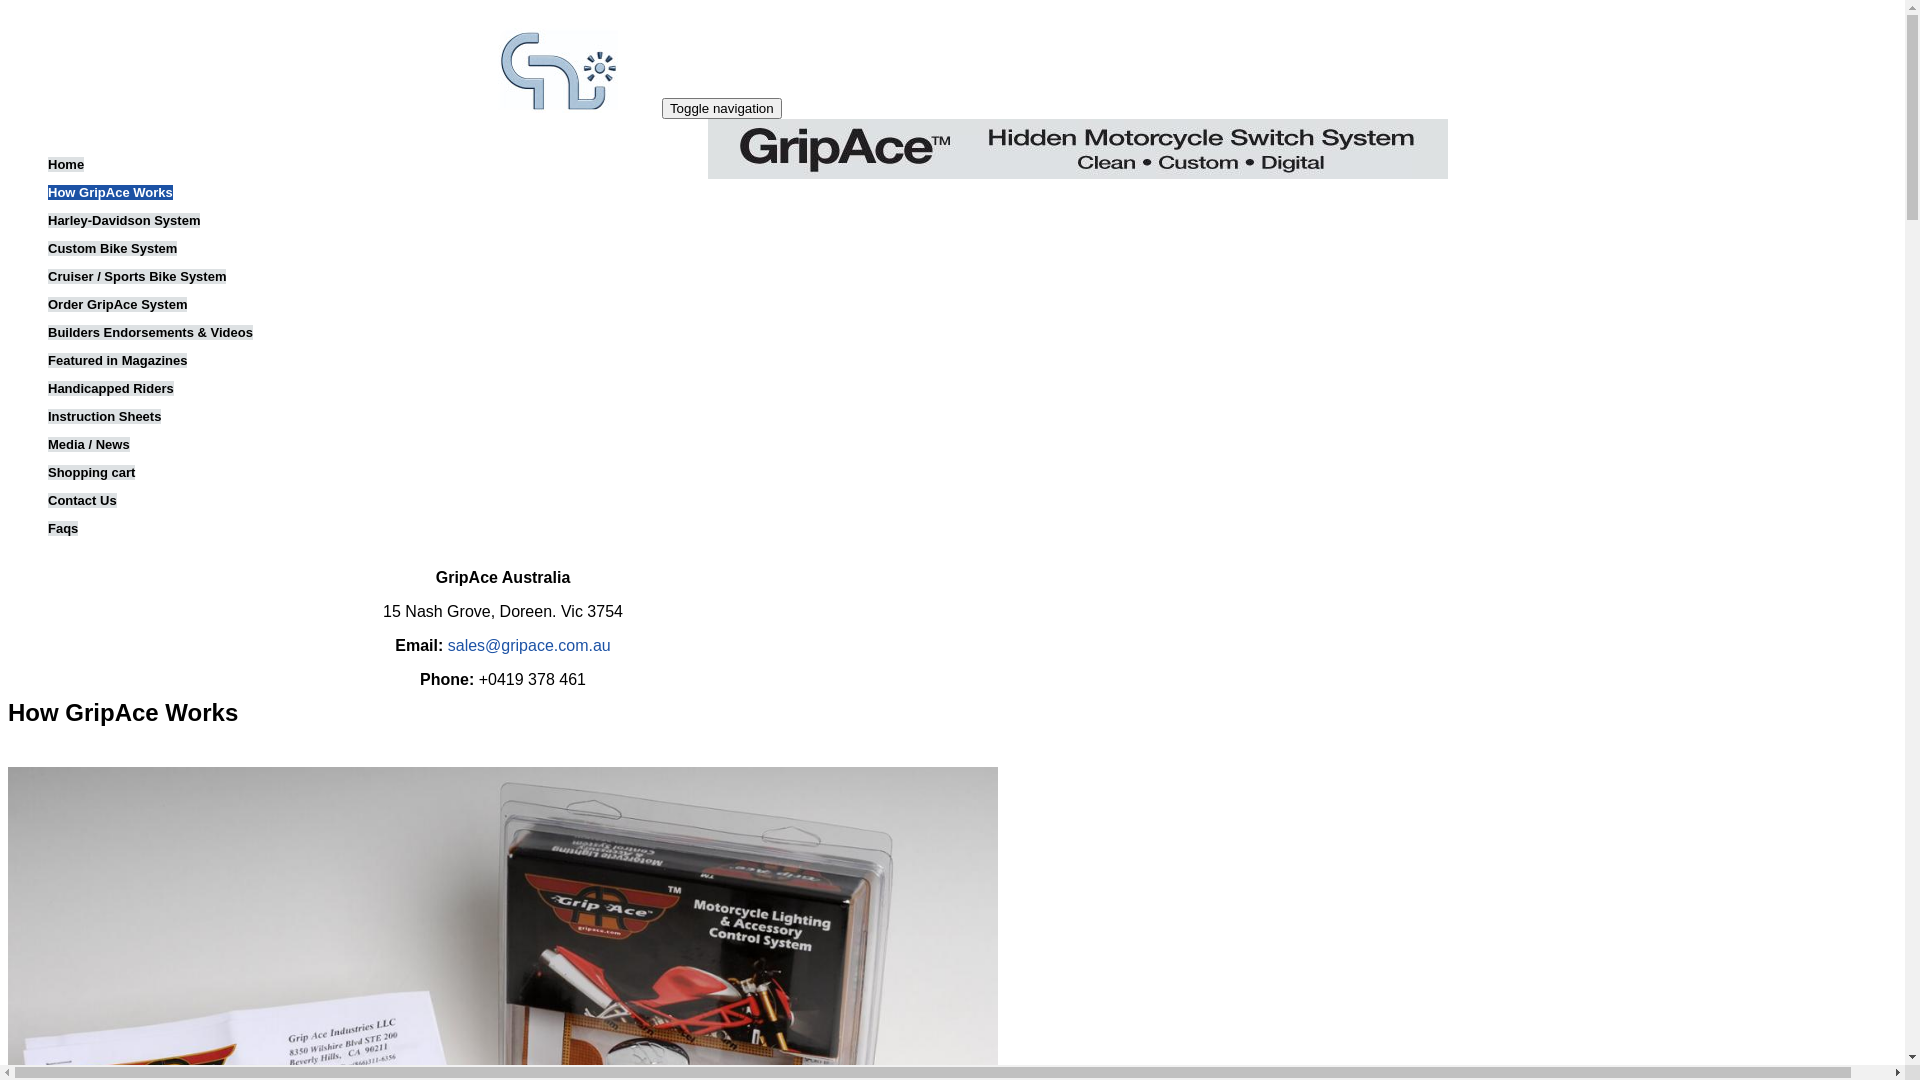 The image size is (1920, 1080). Describe the element at coordinates (8, 8) in the screenshot. I see `'Skip to main content'` at that location.